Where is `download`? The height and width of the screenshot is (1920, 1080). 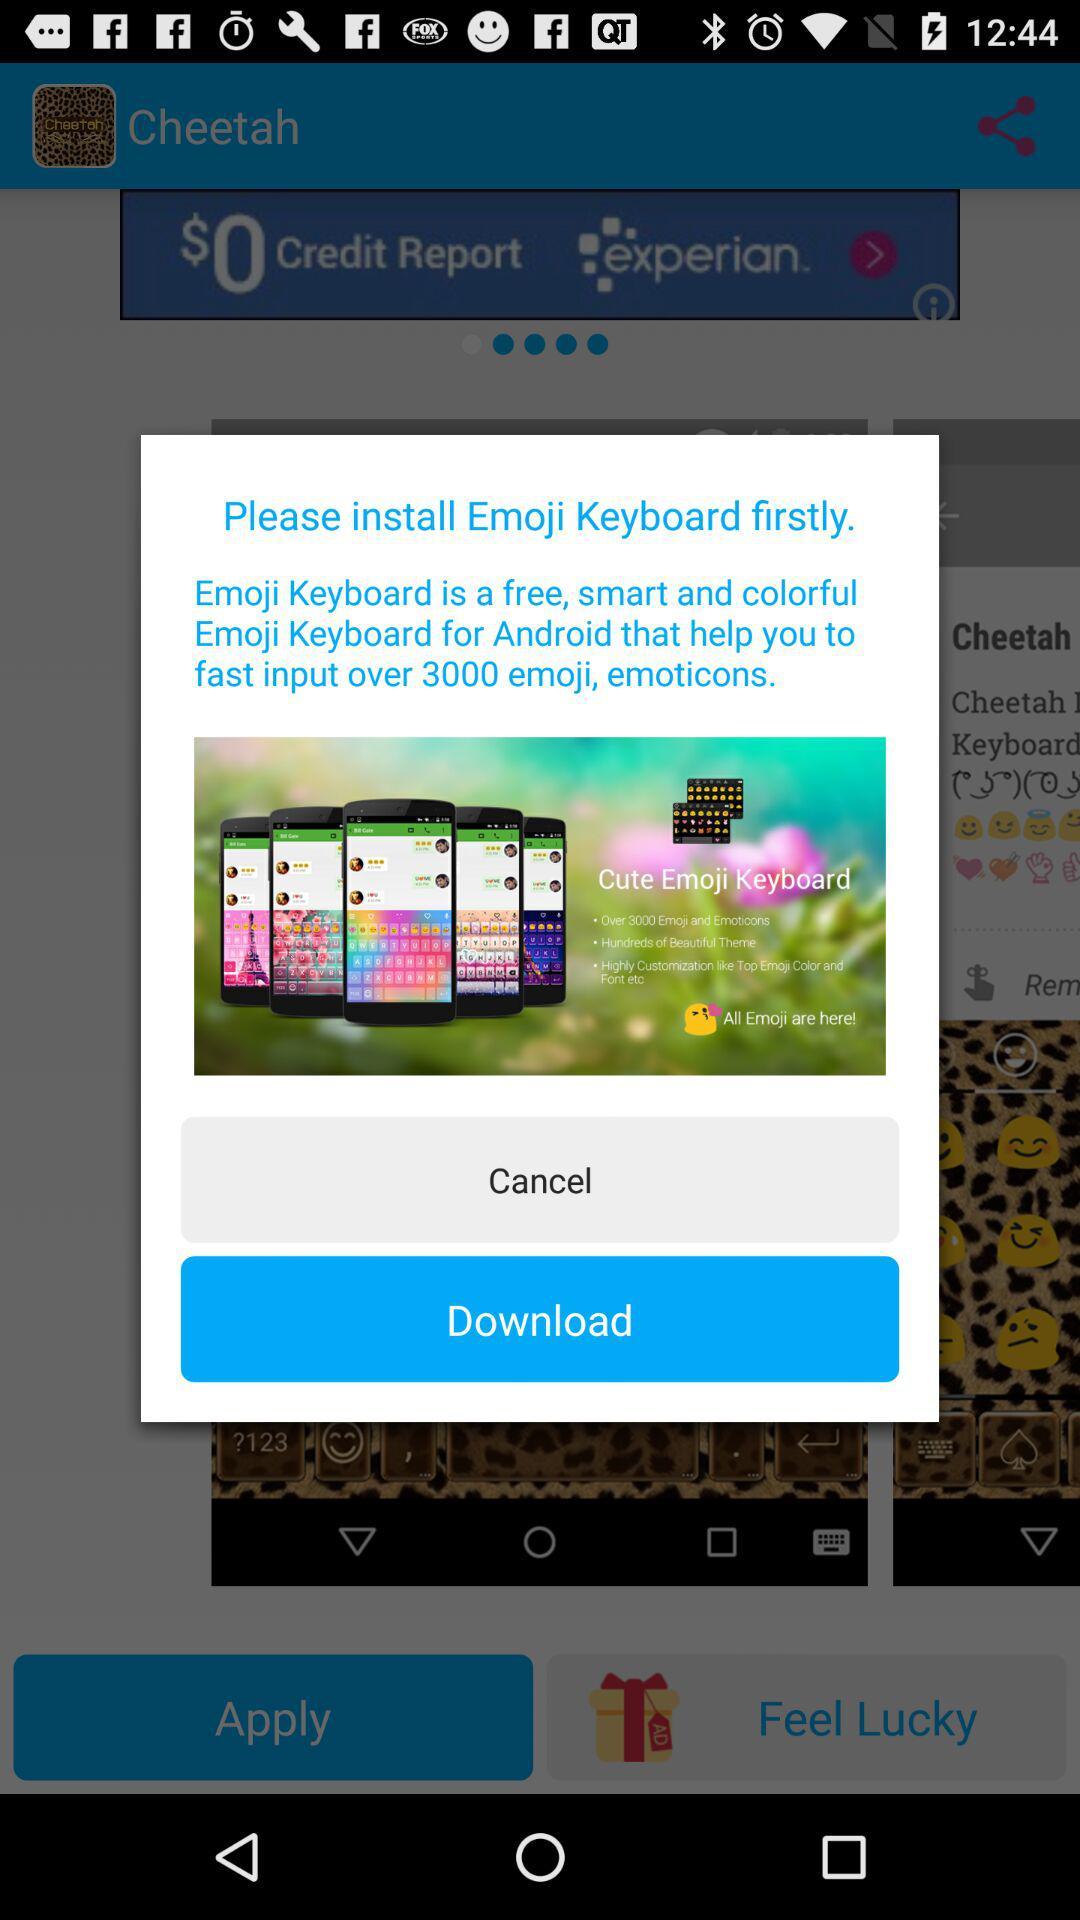 download is located at coordinates (540, 1319).